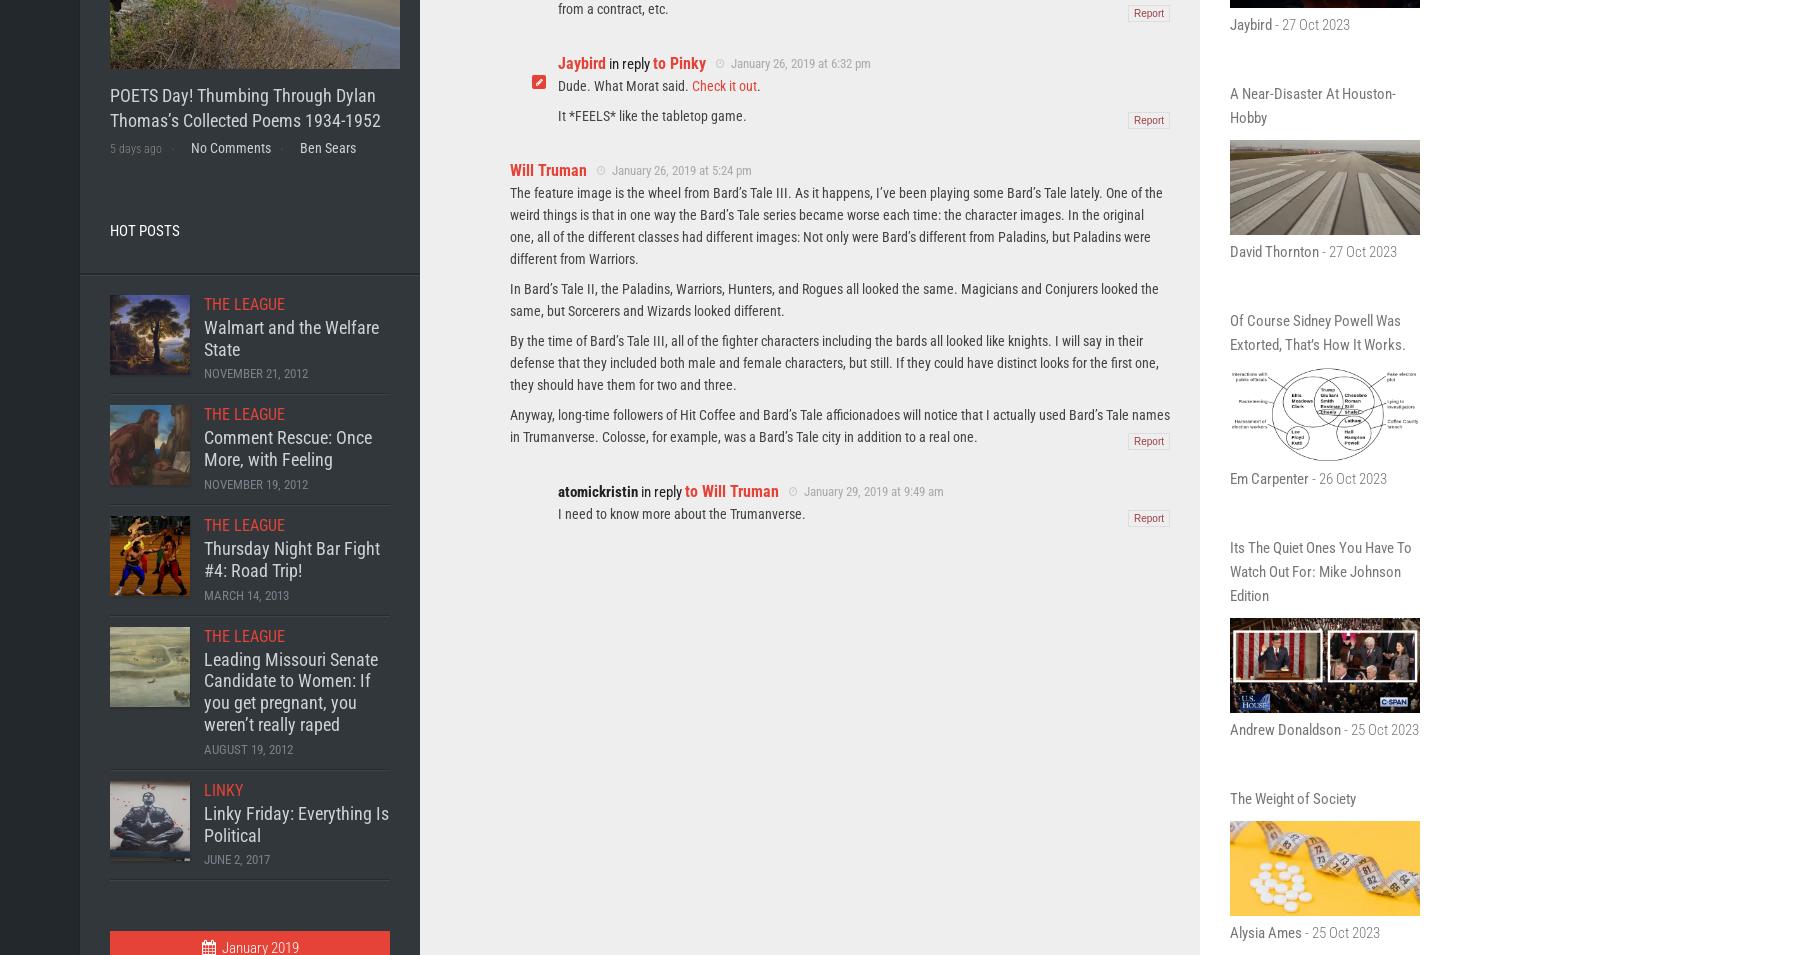 The image size is (1800, 955). What do you see at coordinates (652, 113) in the screenshot?
I see `'It *FEELS* like the tabletop game.'` at bounding box center [652, 113].